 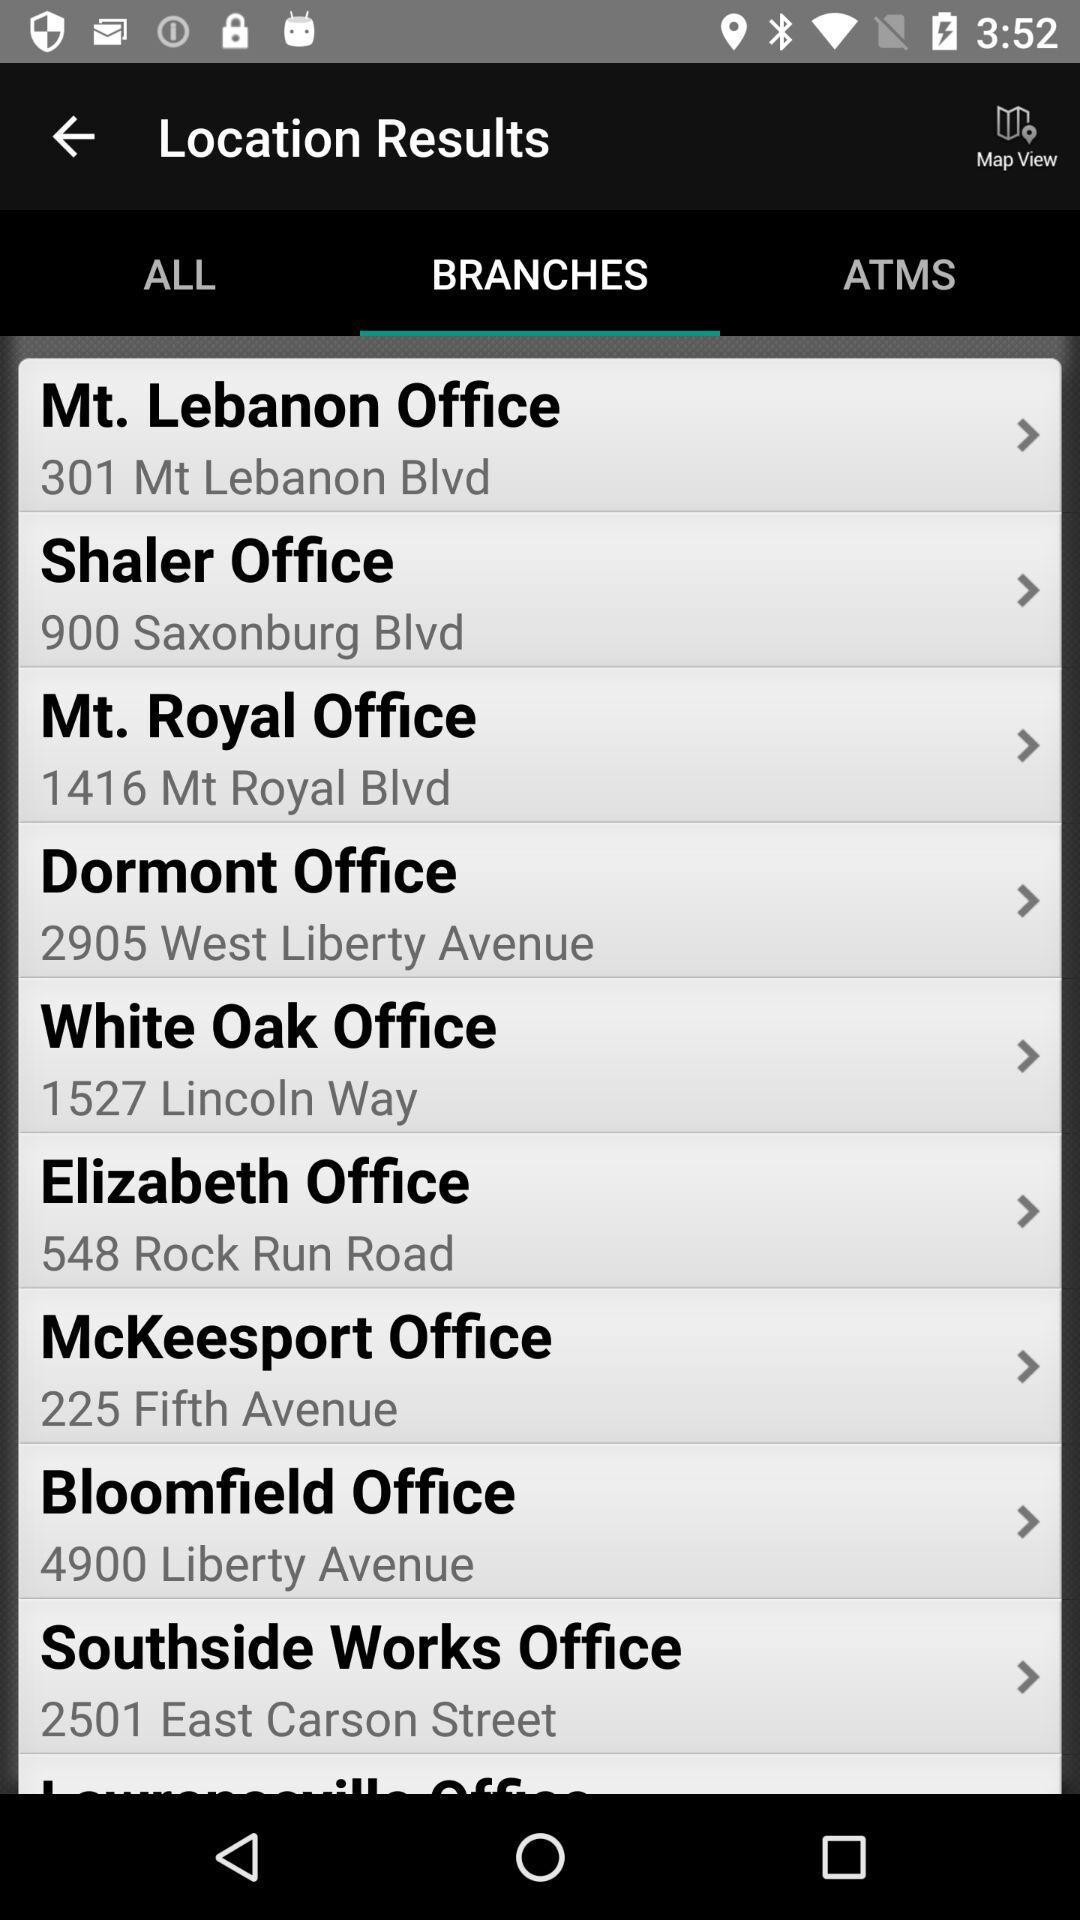 What do you see at coordinates (1028, 1676) in the screenshot?
I see `the arrow icon next to southside works office` at bounding box center [1028, 1676].